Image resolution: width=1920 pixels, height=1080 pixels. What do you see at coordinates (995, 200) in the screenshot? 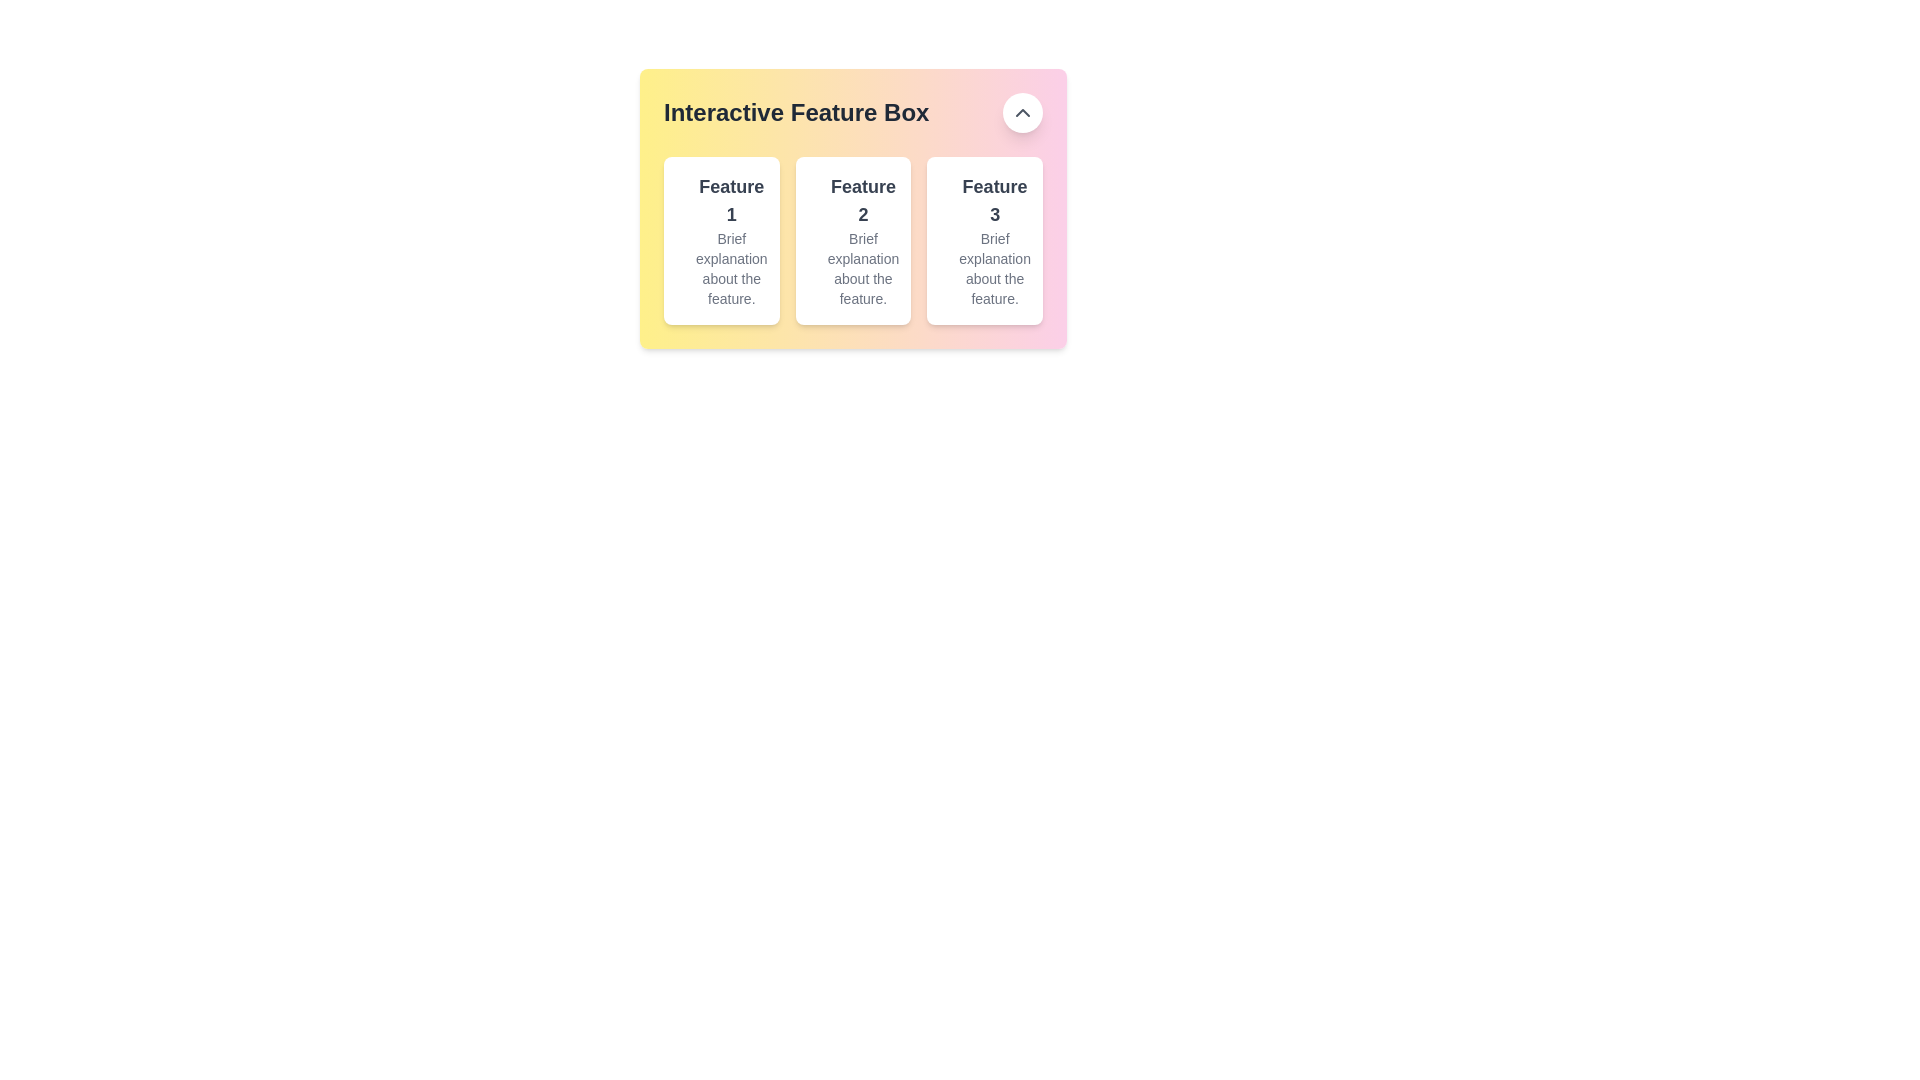
I see `the text label titled 'Feature 3', which is displayed in bold dark gray font within the third feature box of the 'Interactive Feature Box' section` at bounding box center [995, 200].